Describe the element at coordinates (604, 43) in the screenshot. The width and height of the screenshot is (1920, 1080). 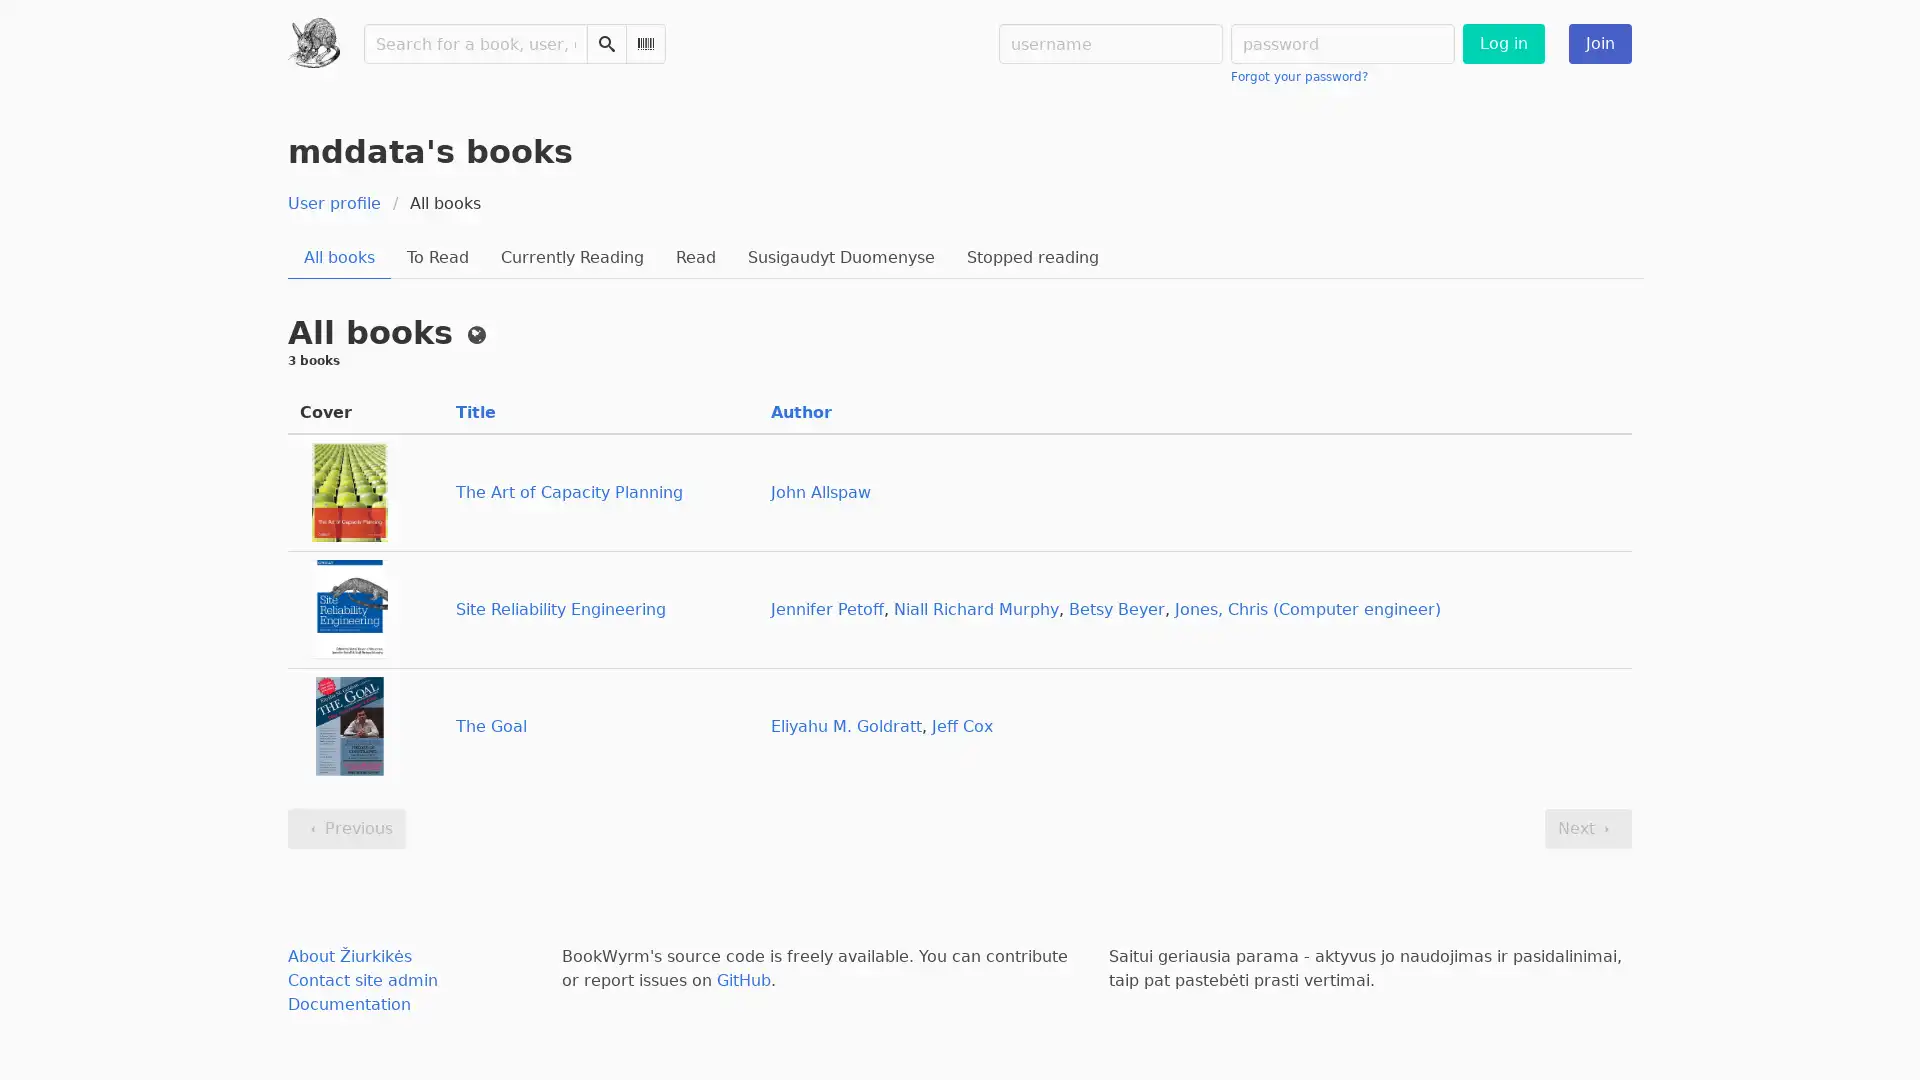
I see `Search` at that location.